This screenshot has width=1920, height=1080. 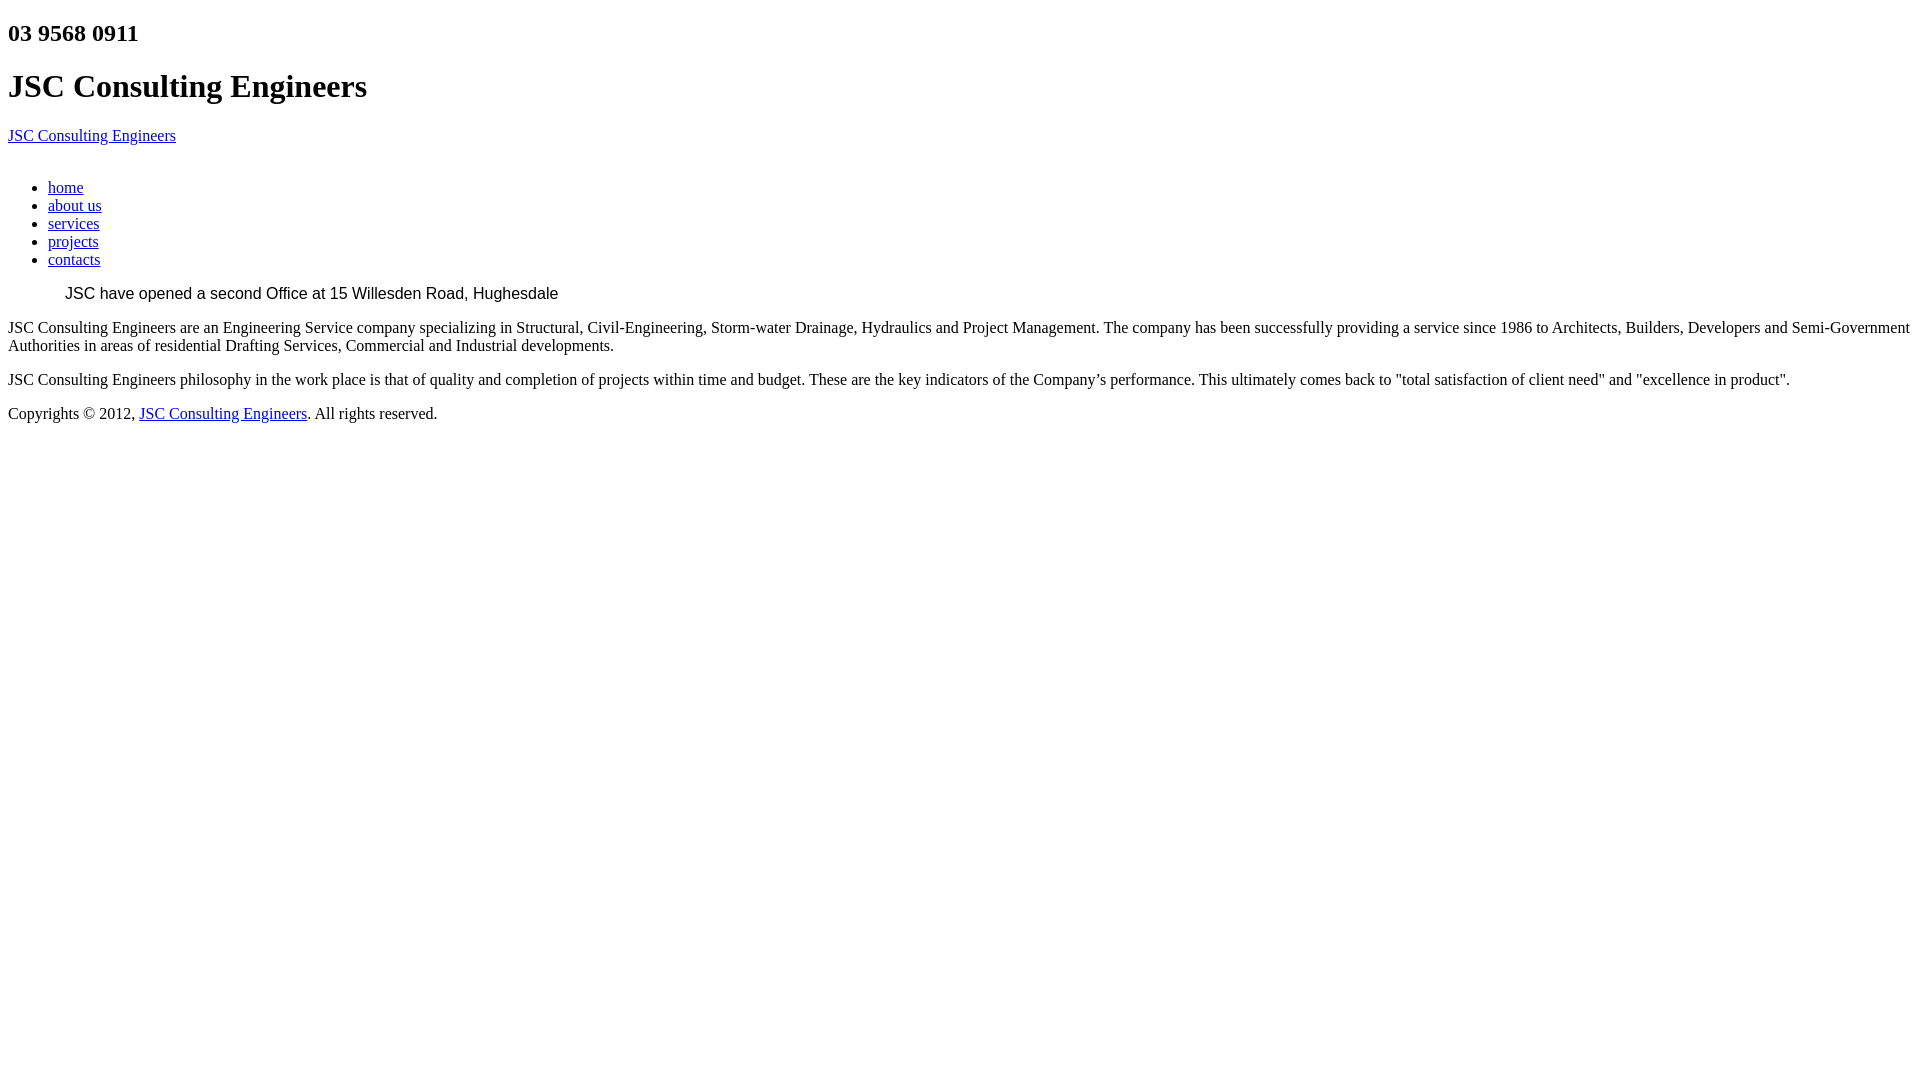 What do you see at coordinates (73, 240) in the screenshot?
I see `'projects'` at bounding box center [73, 240].